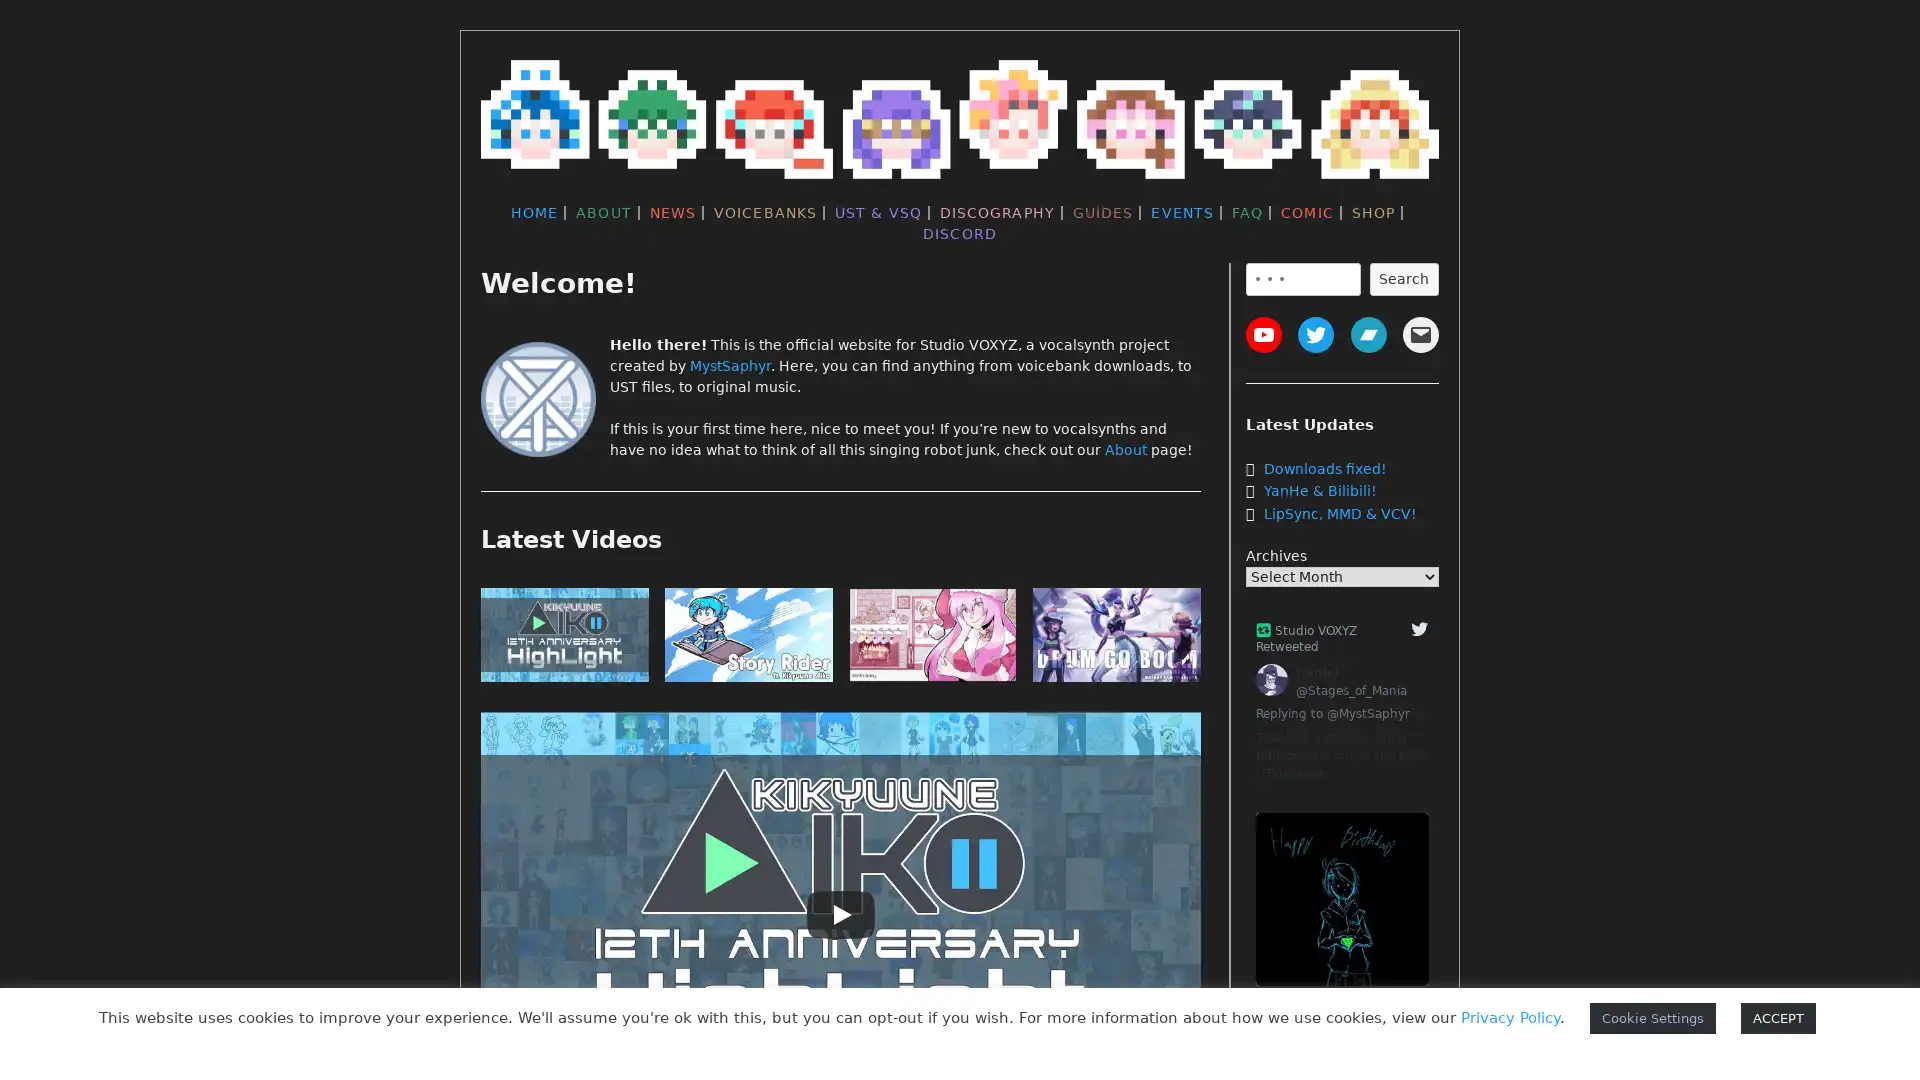 The image size is (1920, 1080). I want to click on play, so click(747, 639).